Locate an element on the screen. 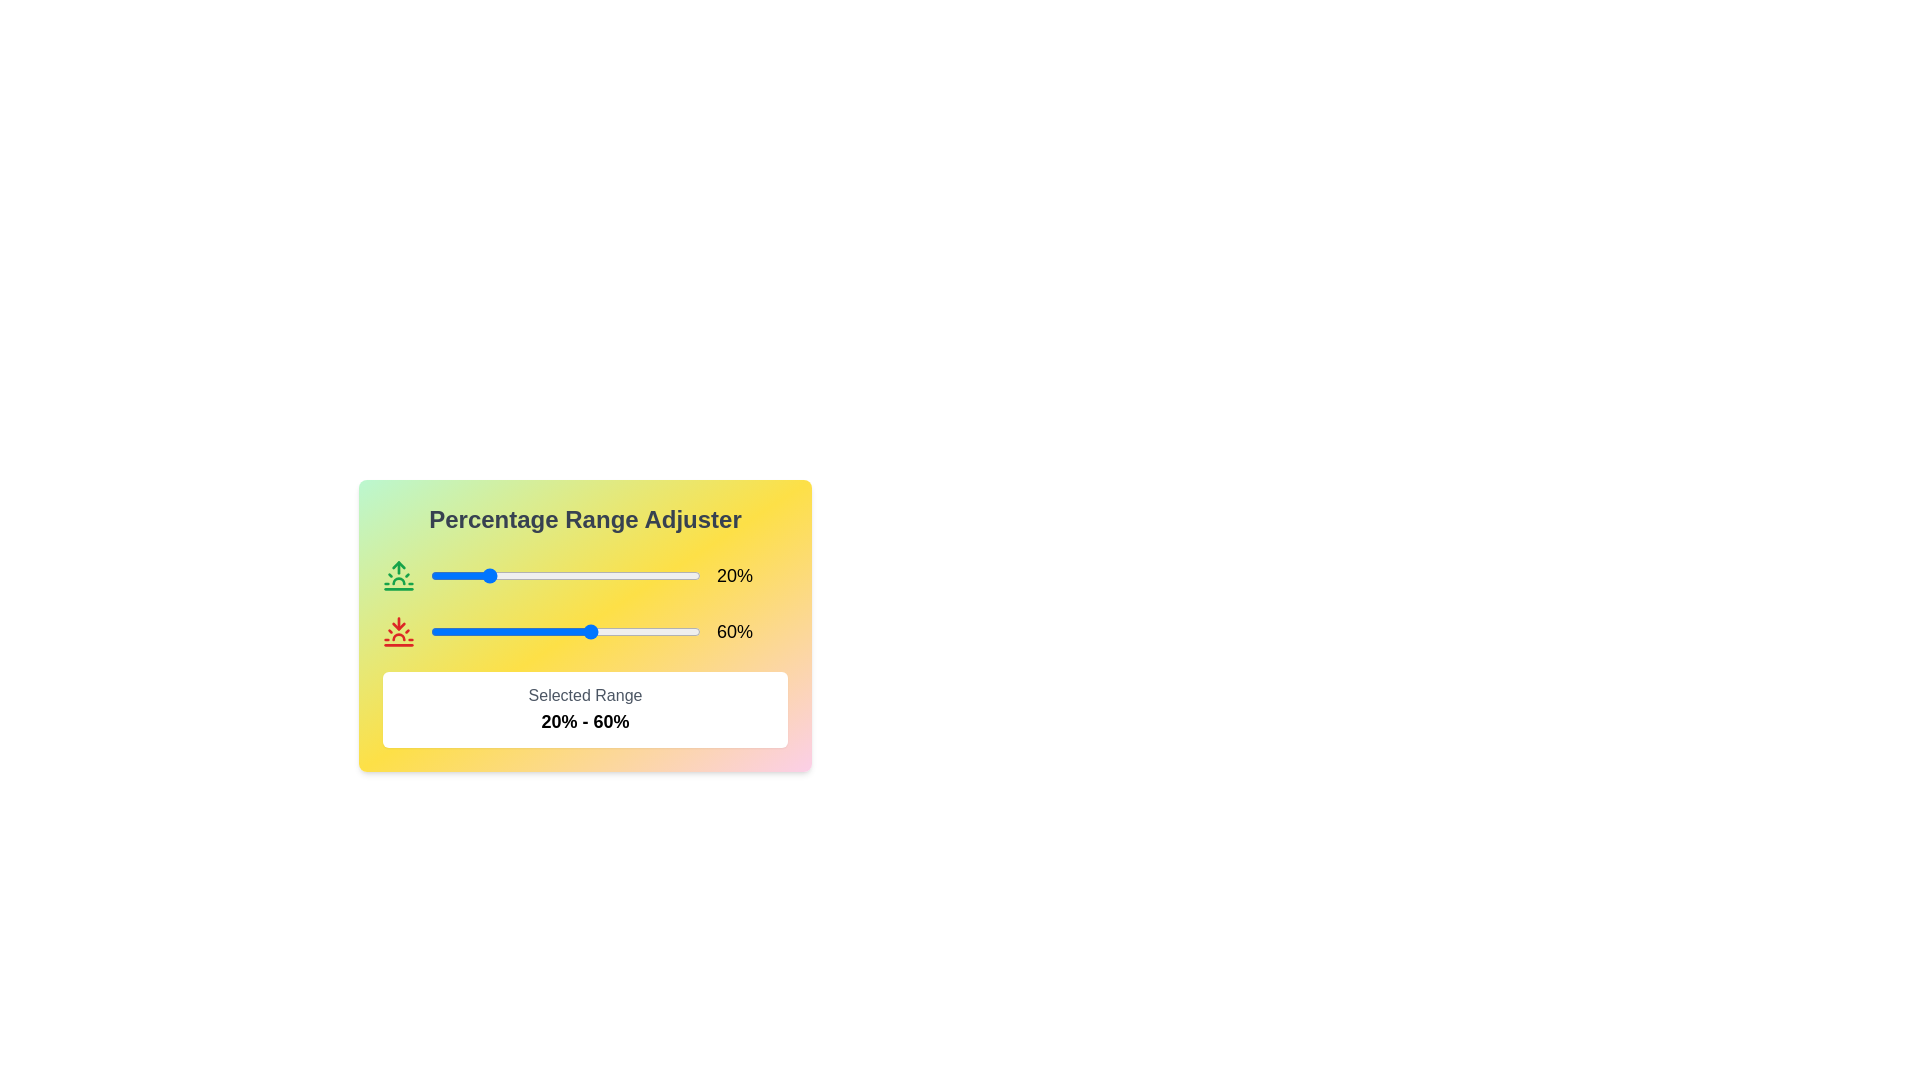 The image size is (1920, 1080). the slider is located at coordinates (514, 575).